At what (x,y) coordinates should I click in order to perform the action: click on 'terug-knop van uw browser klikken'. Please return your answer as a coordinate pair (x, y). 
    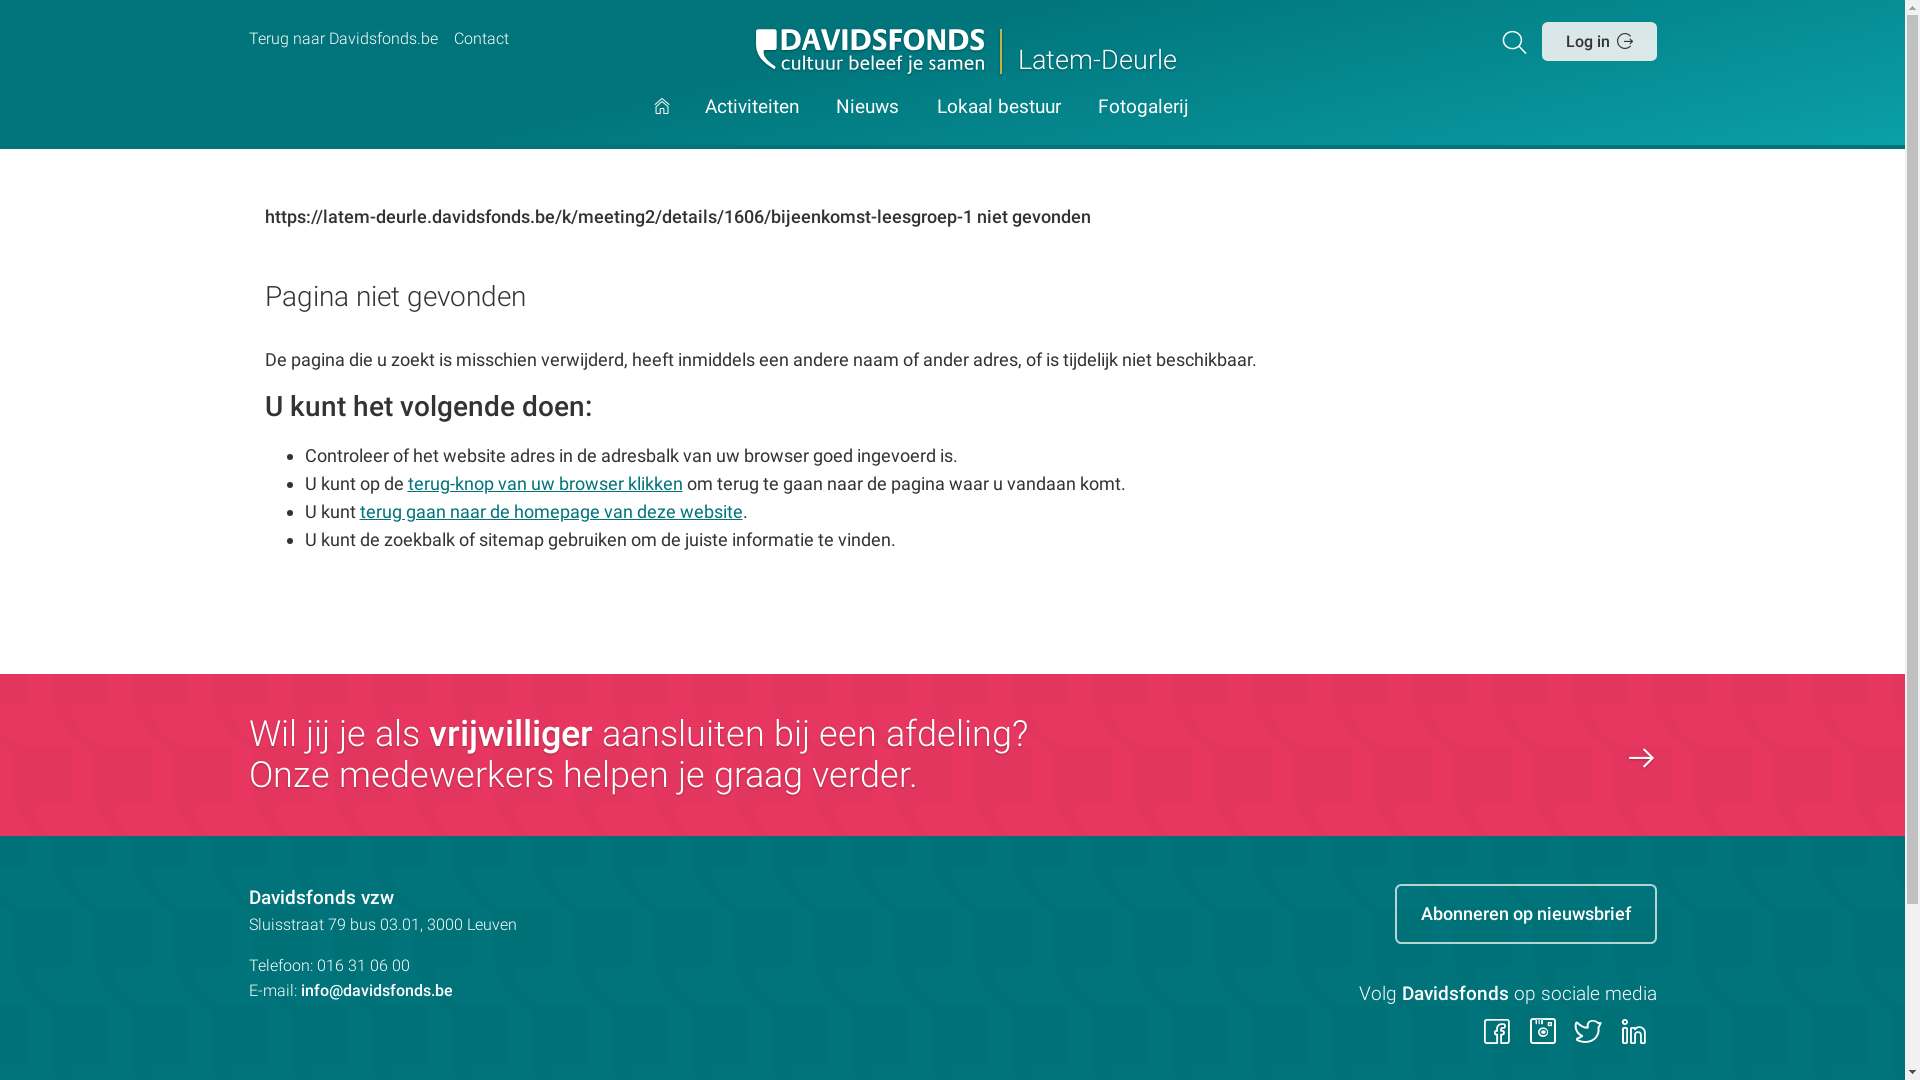
    Looking at the image, I should click on (407, 483).